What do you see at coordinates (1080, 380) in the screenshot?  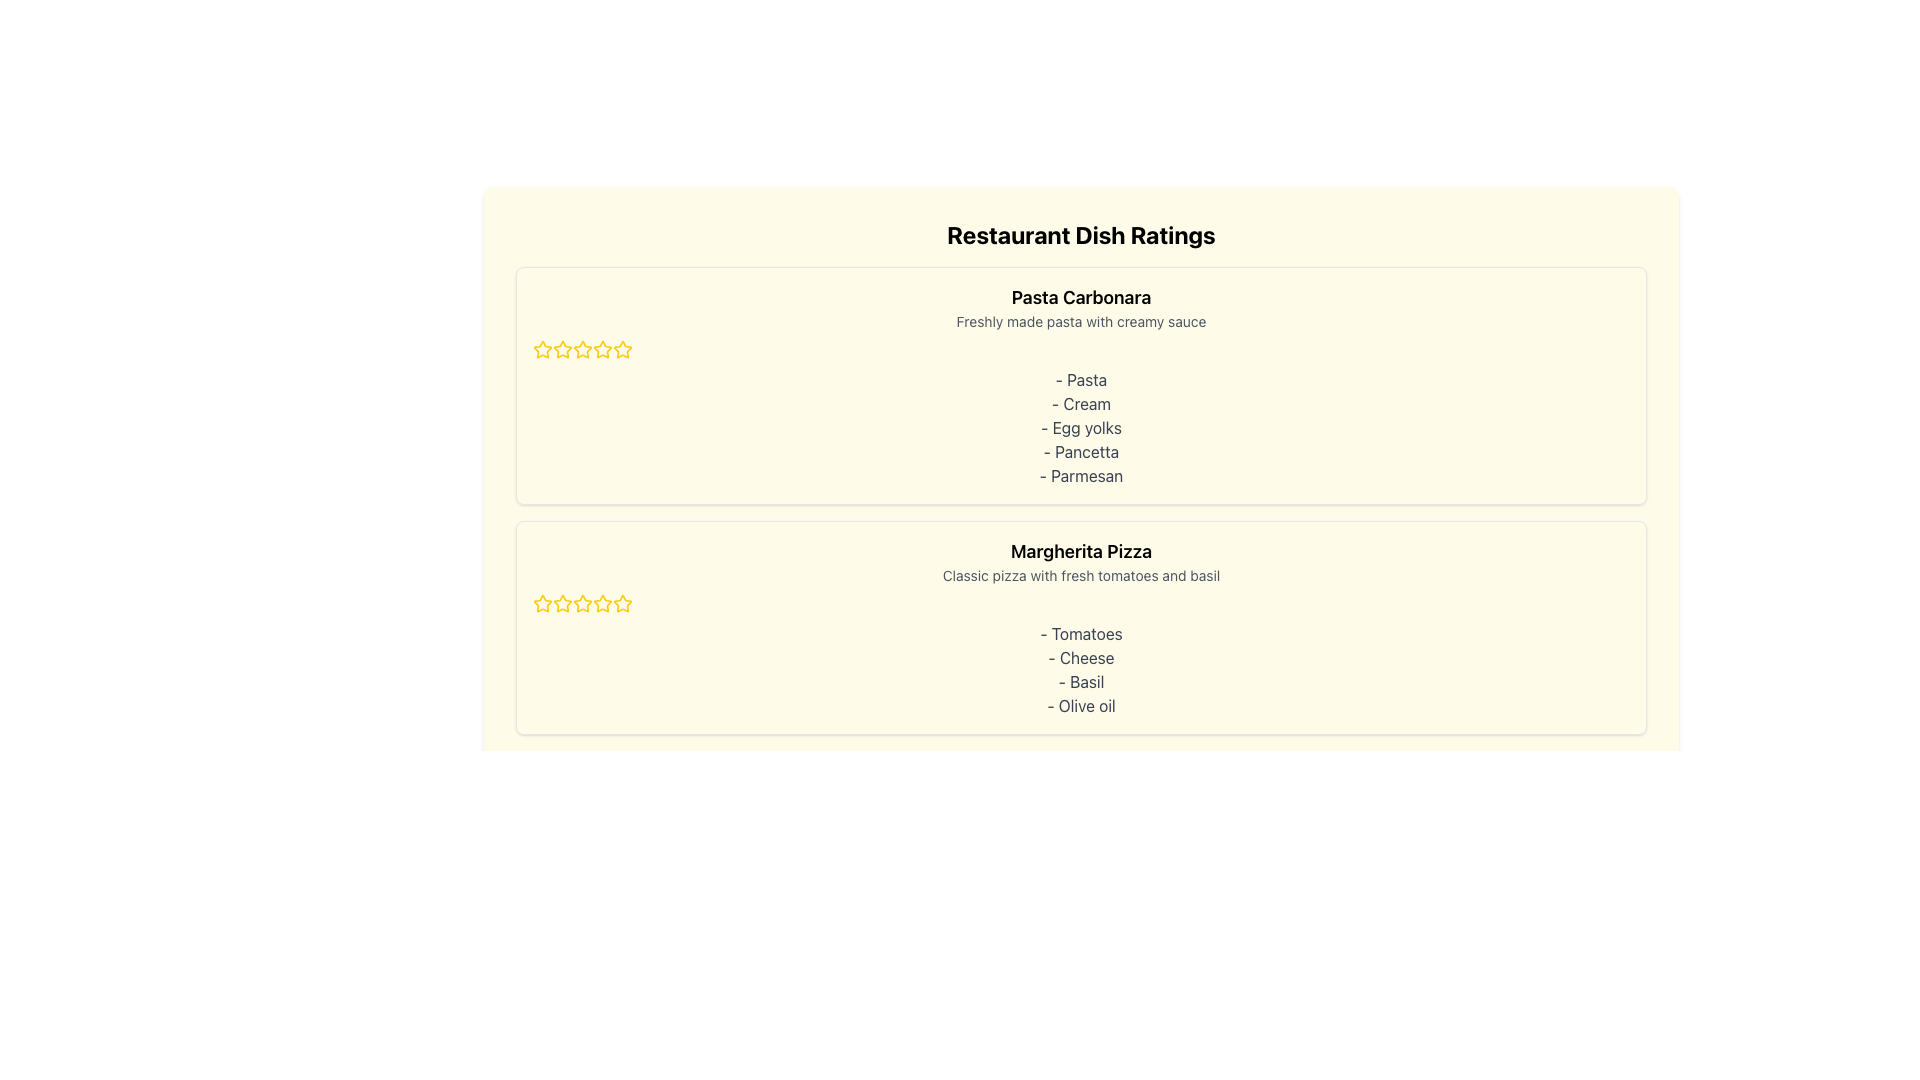 I see `text of the label identifying 'Pasta' which is the first ingredient listed under 'Pasta Carbonara.'` at bounding box center [1080, 380].